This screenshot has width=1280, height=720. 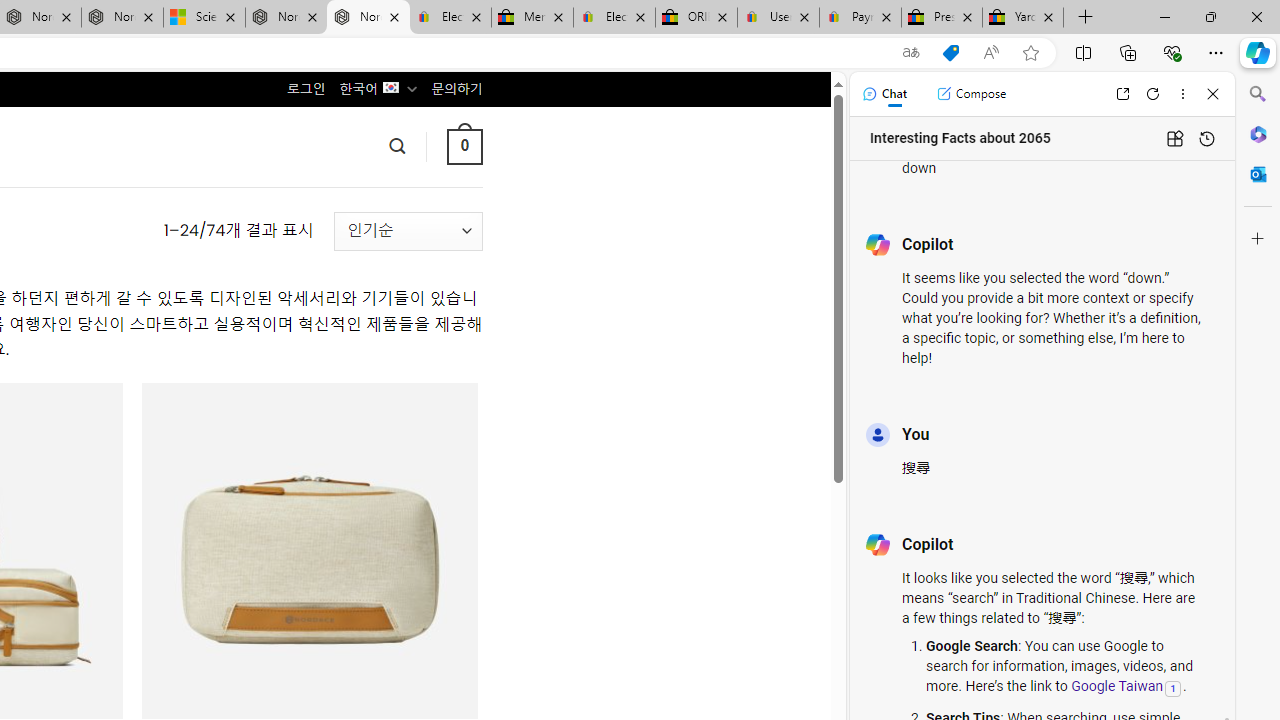 What do you see at coordinates (883, 93) in the screenshot?
I see `'Chat'` at bounding box center [883, 93].